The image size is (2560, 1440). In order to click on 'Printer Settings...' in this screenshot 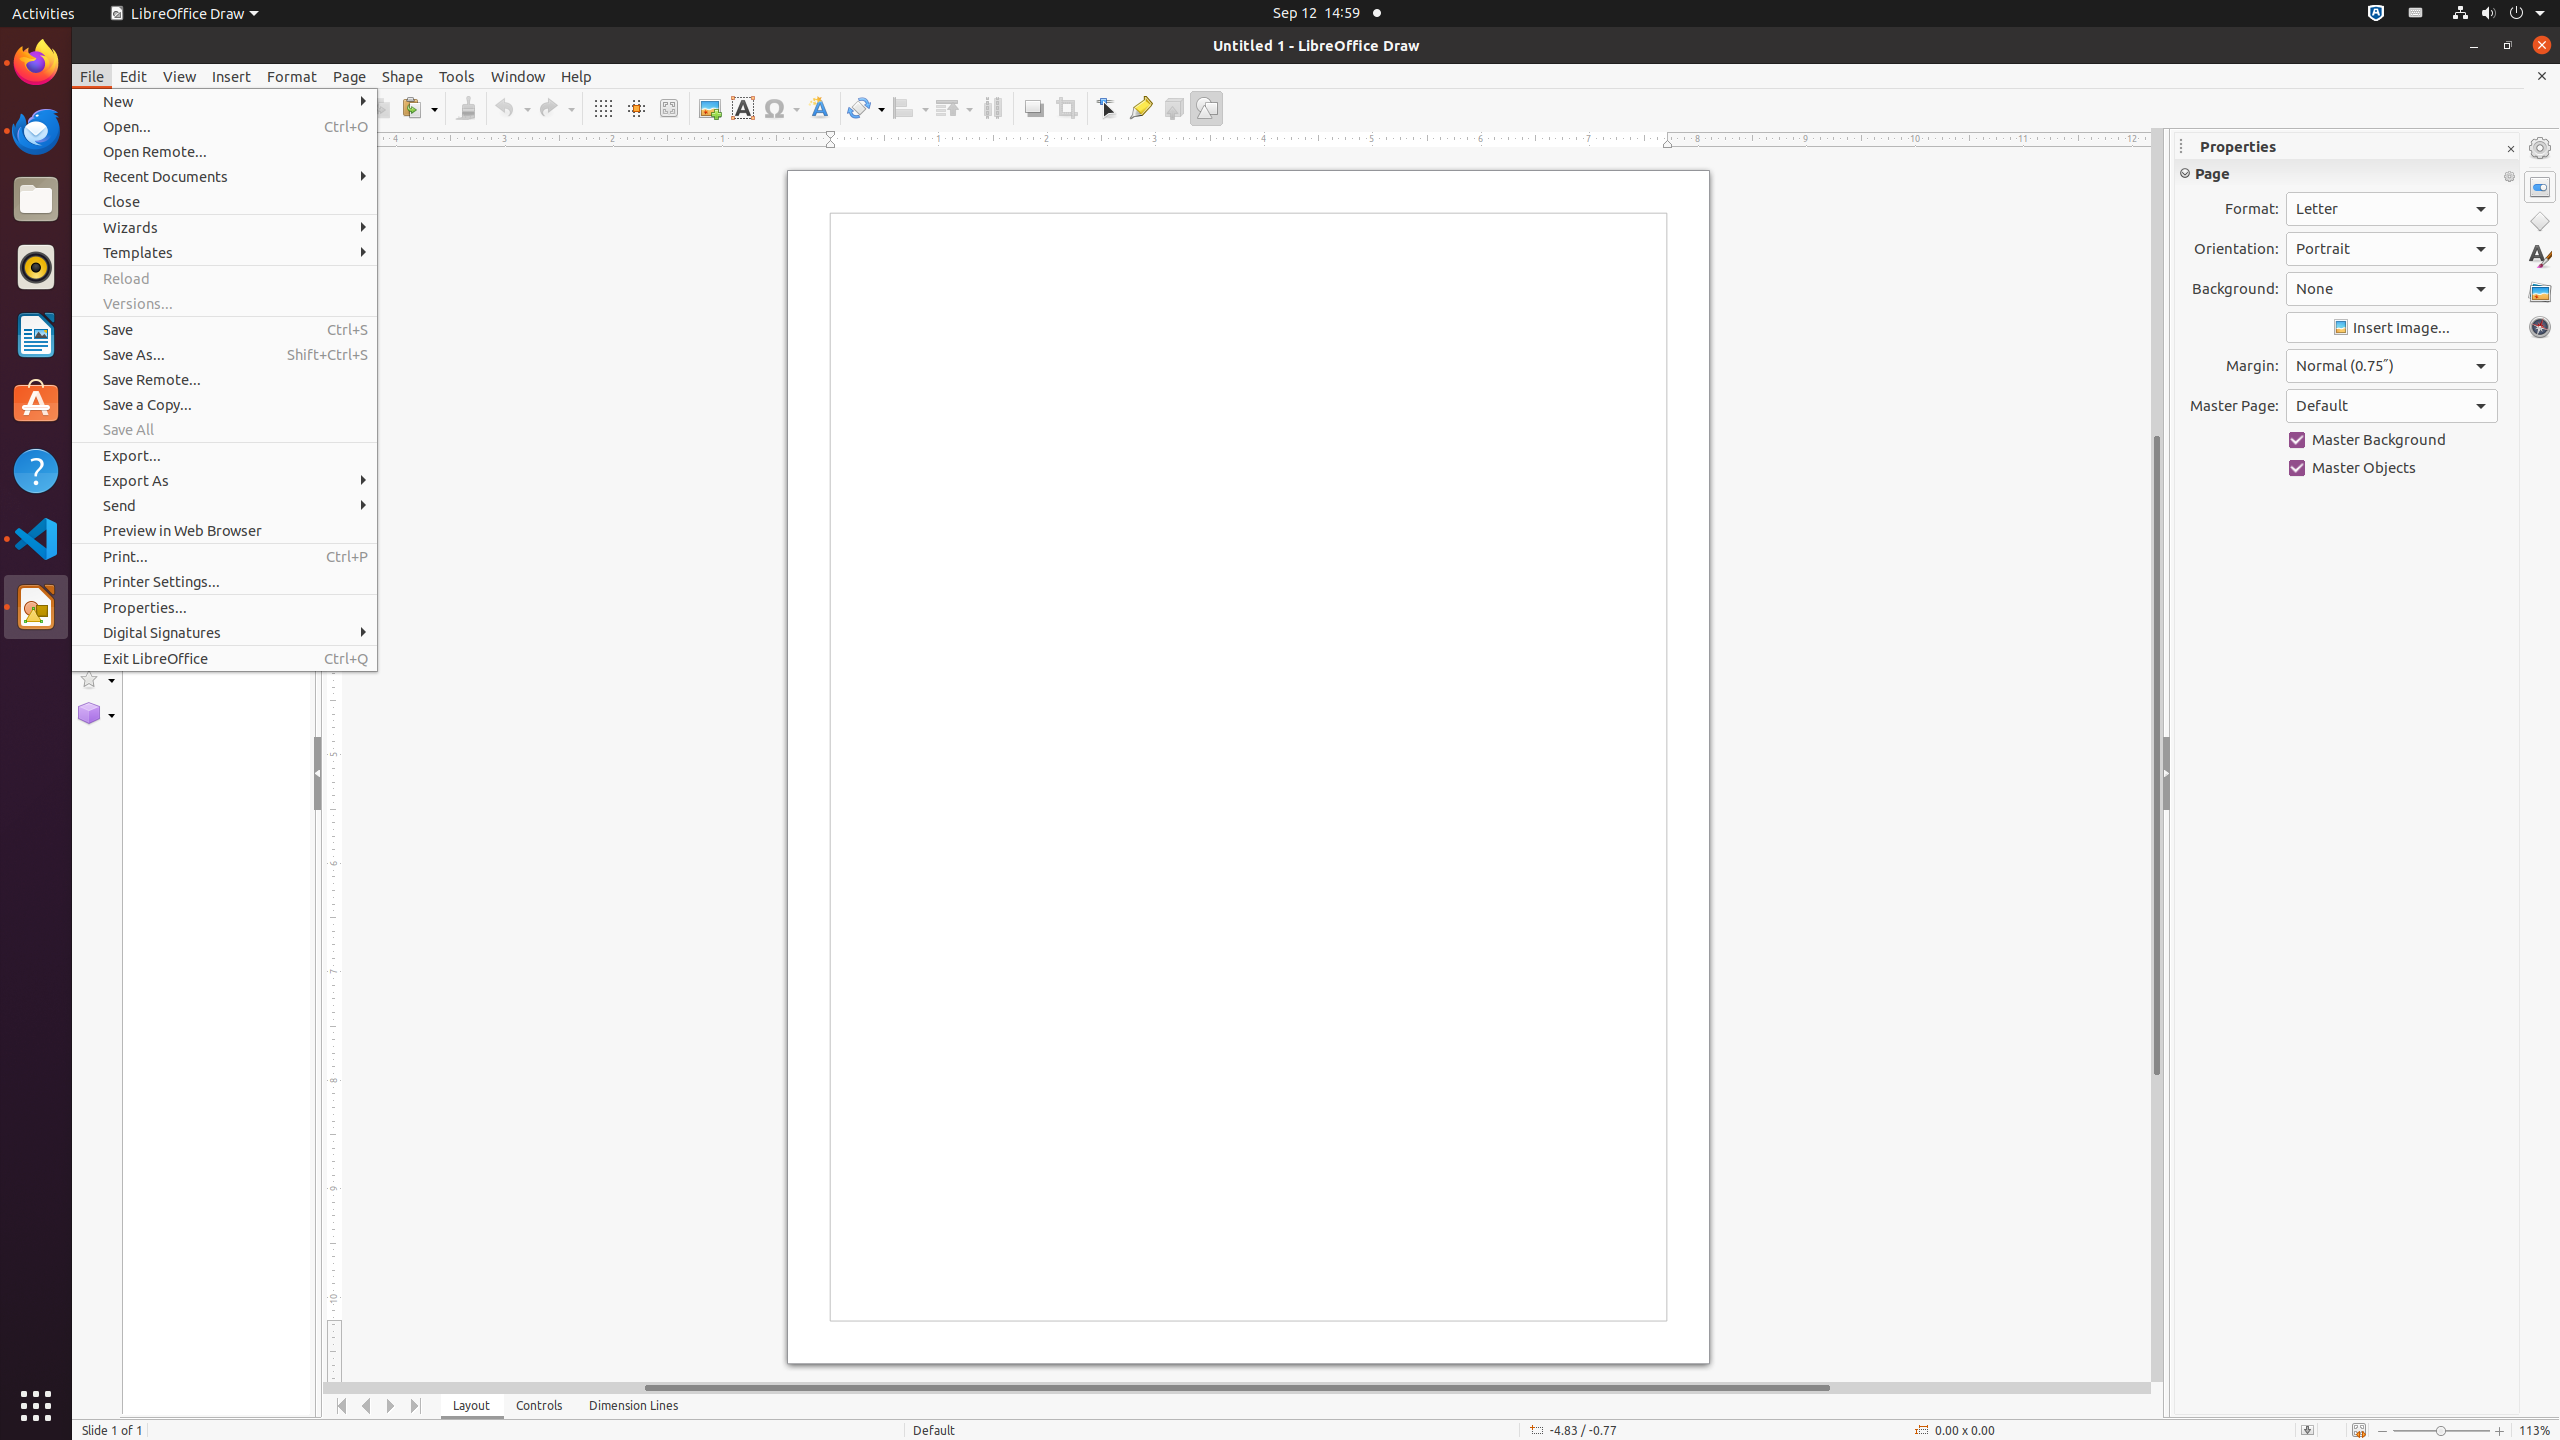, I will do `click(224, 581)`.